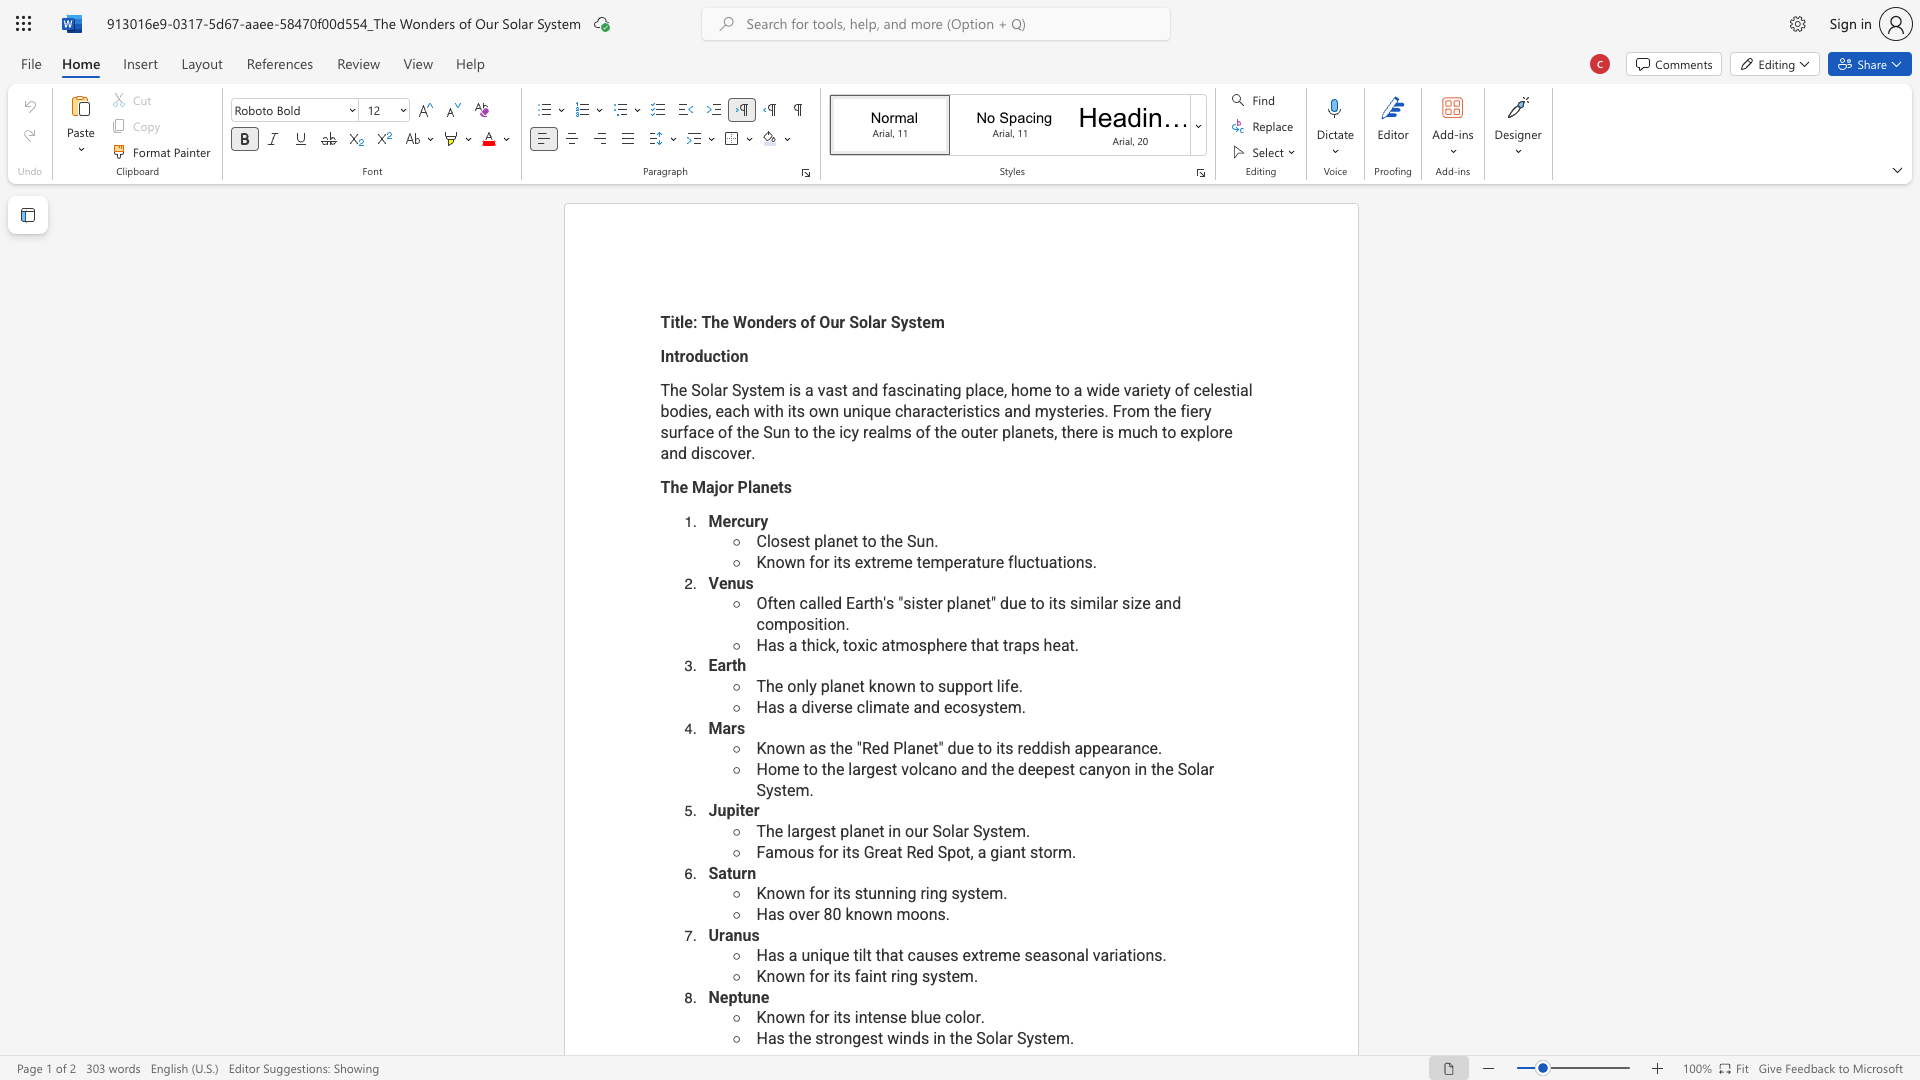  What do you see at coordinates (732, 452) in the screenshot?
I see `the 3th character "v" in the text` at bounding box center [732, 452].